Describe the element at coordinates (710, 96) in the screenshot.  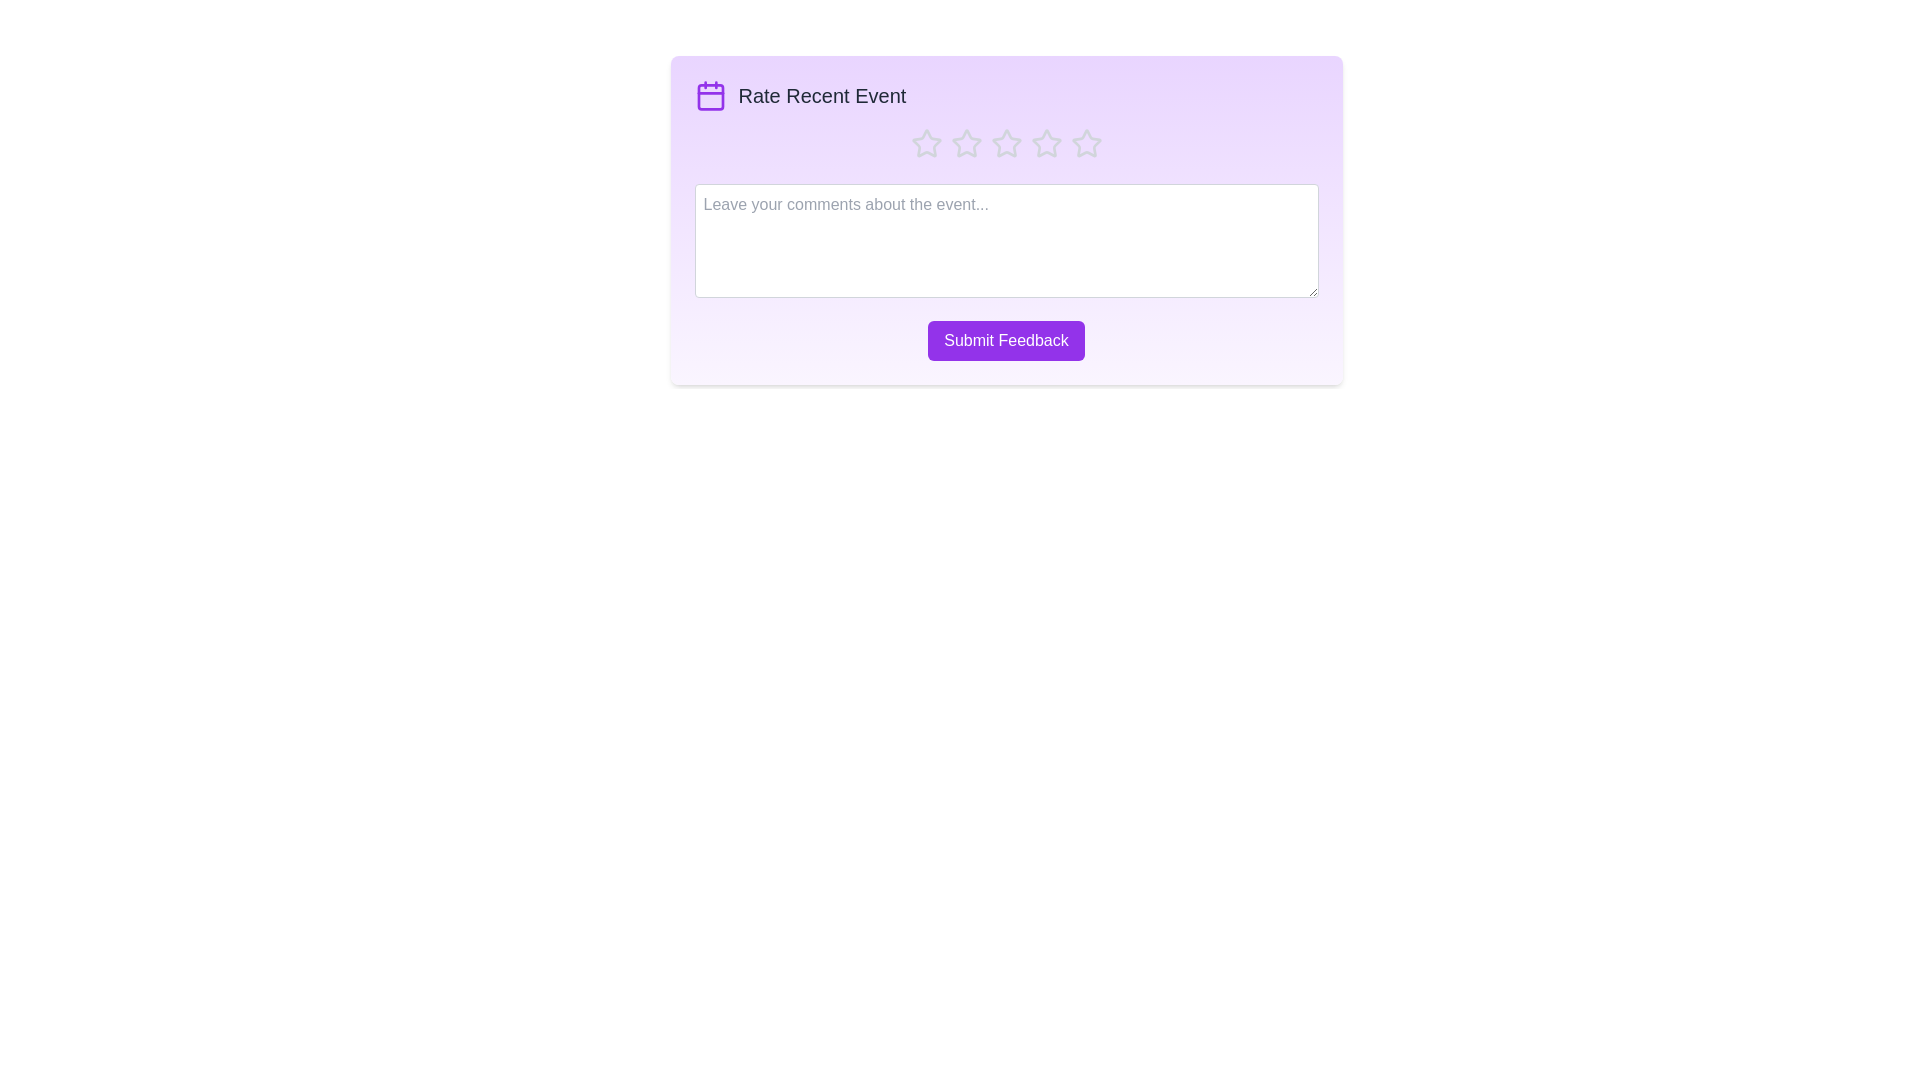
I see `the calendar icon to view it` at that location.